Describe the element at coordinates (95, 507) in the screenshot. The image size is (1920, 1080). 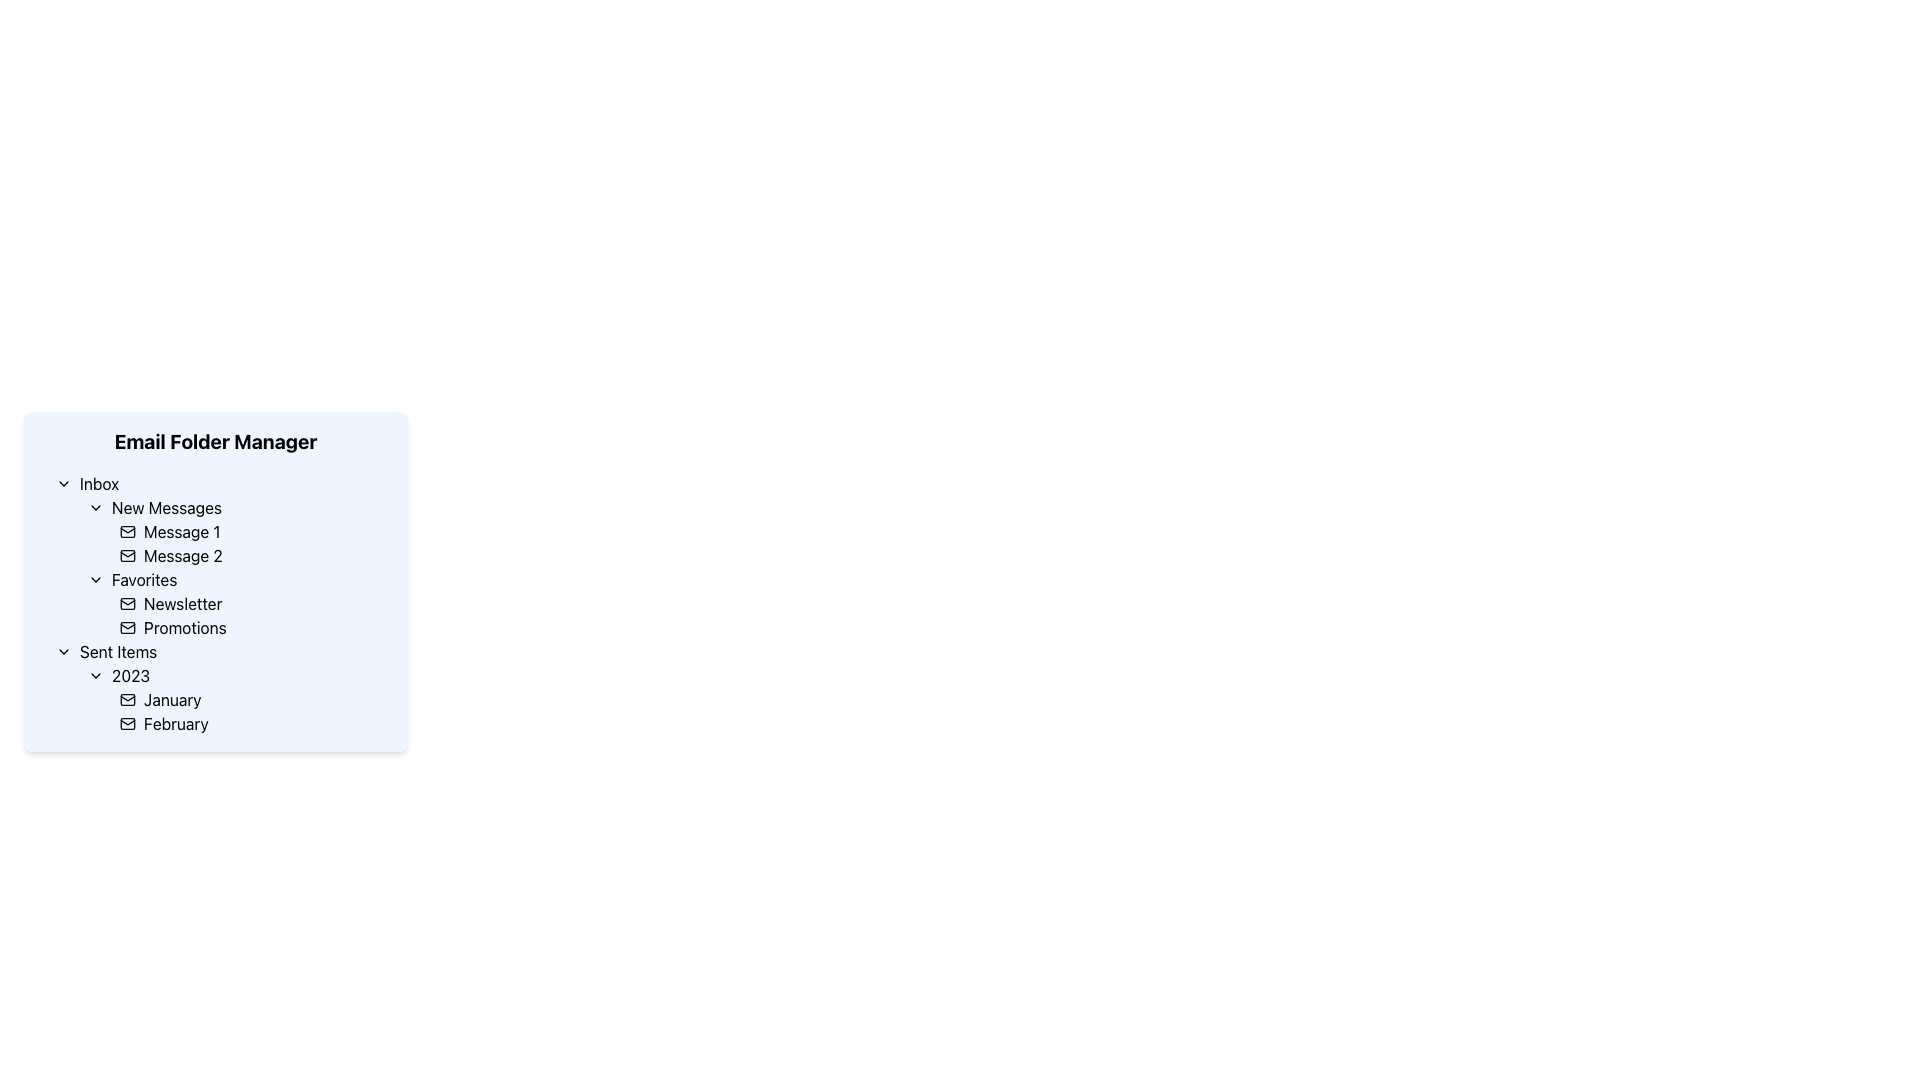
I see `the downward-facing chevron icon located to the left of the 'New Messages' menu item in the Email Folder Manager interface` at that location.